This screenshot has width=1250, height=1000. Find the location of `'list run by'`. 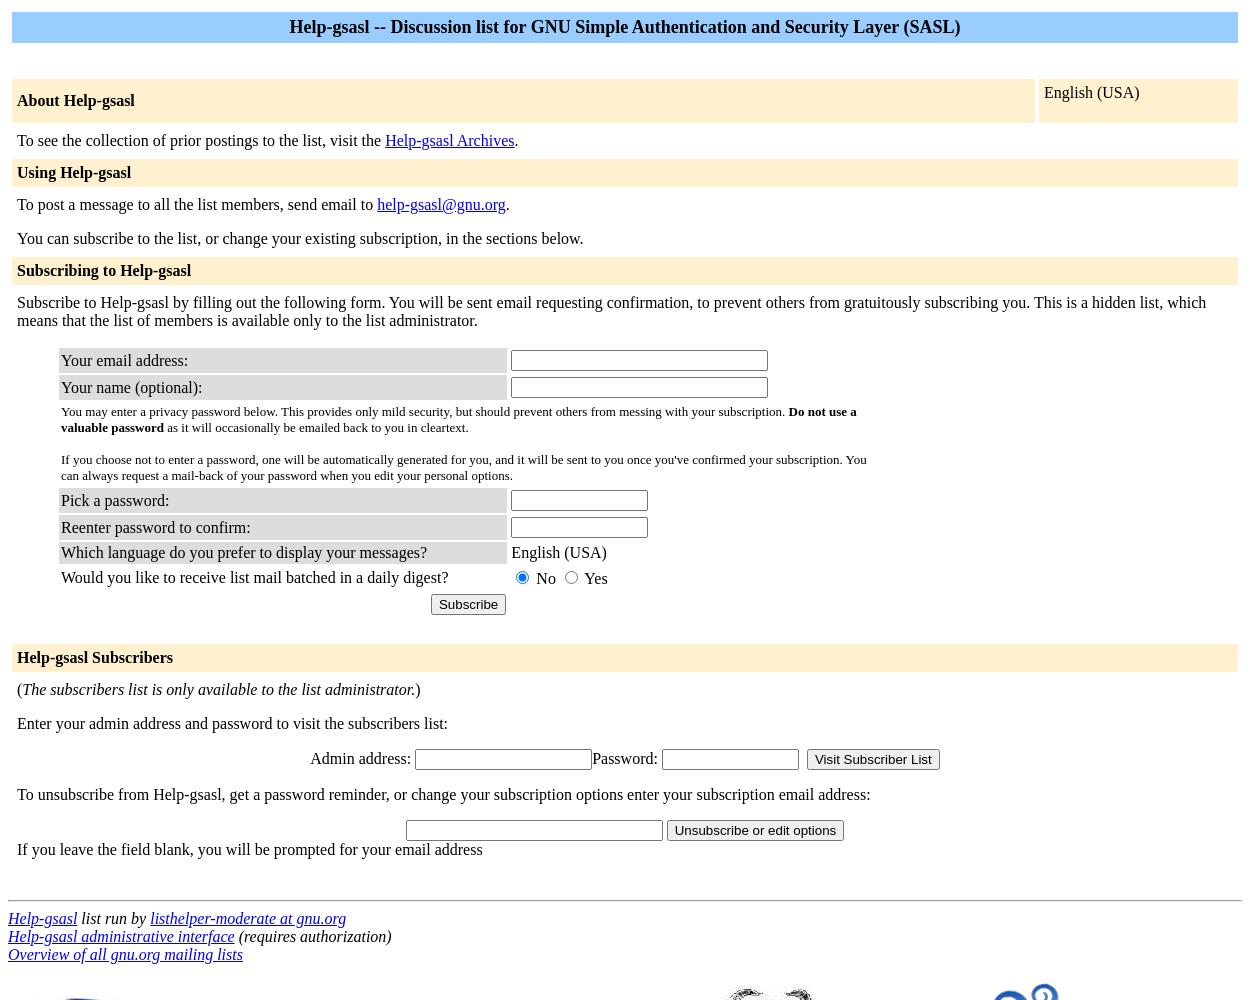

'list run by' is located at coordinates (112, 918).